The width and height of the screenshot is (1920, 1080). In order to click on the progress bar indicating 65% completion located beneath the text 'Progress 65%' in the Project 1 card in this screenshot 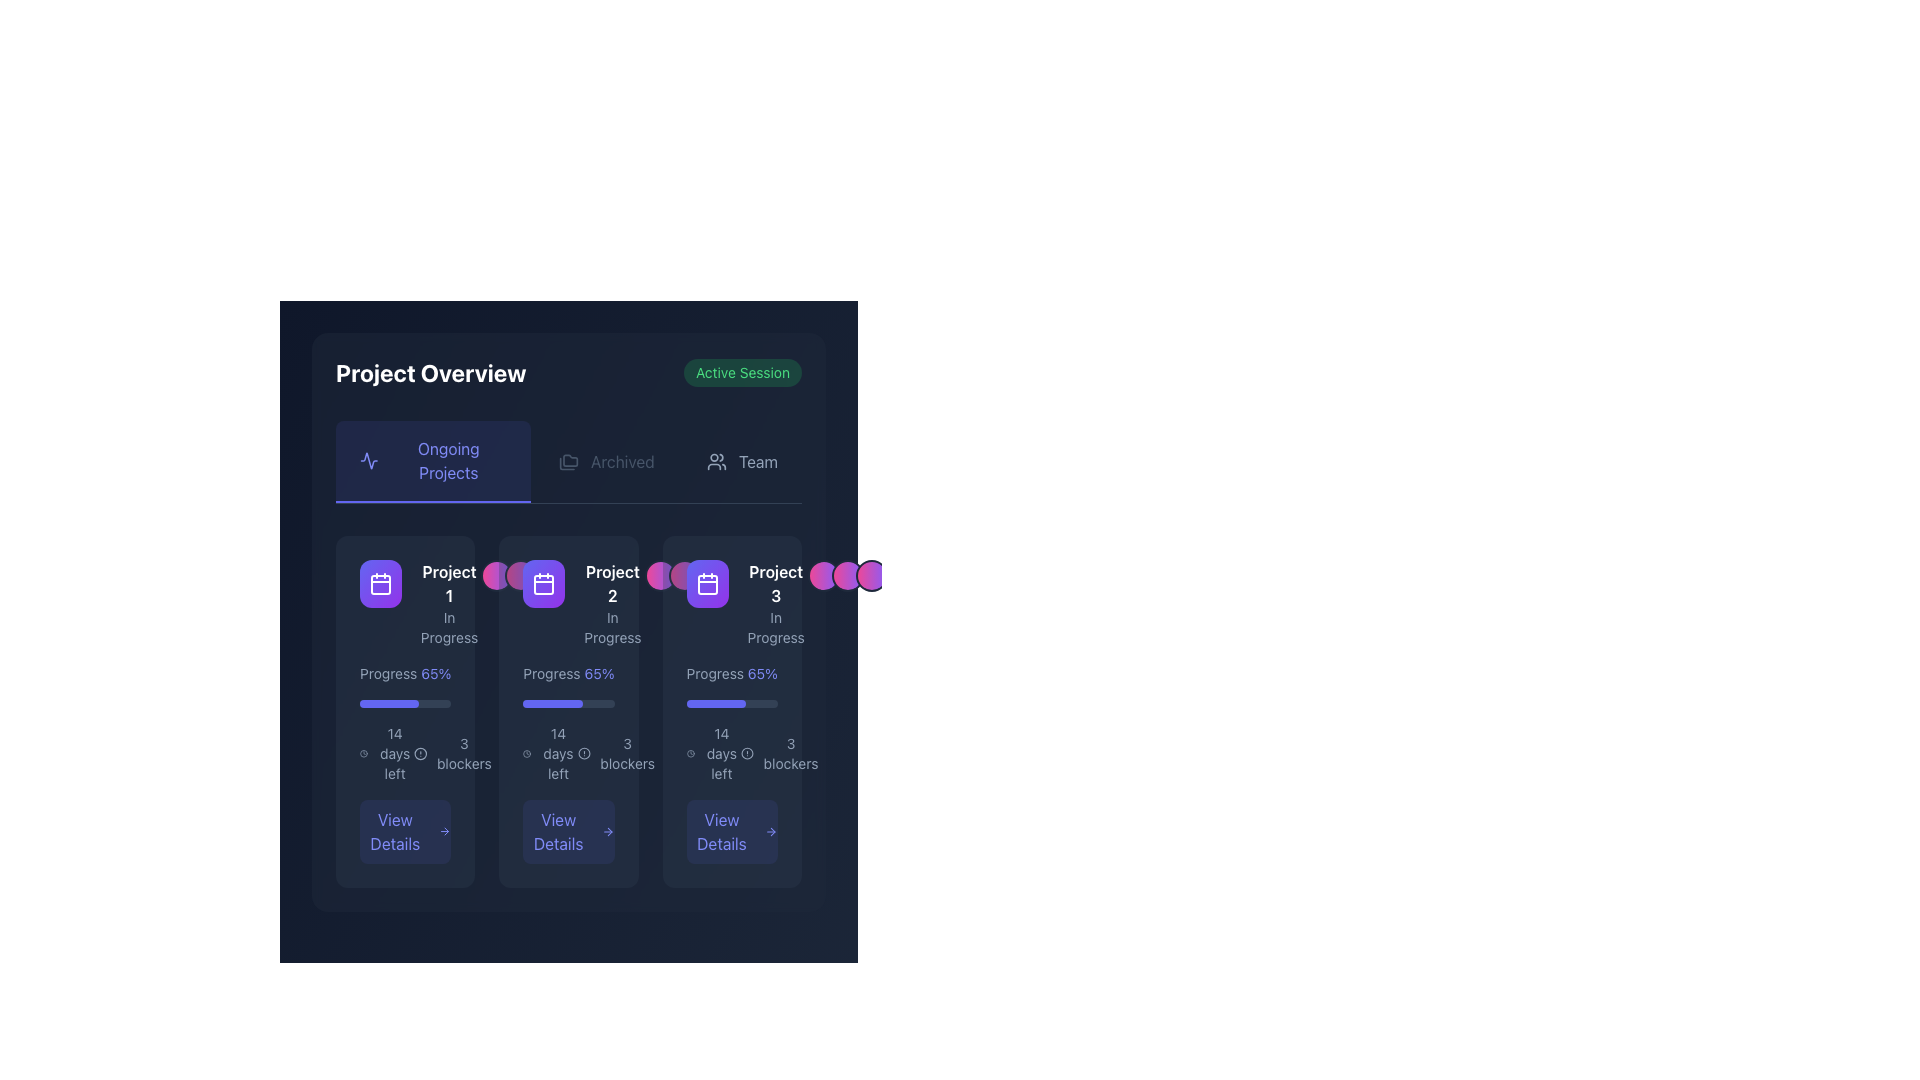, I will do `click(404, 703)`.